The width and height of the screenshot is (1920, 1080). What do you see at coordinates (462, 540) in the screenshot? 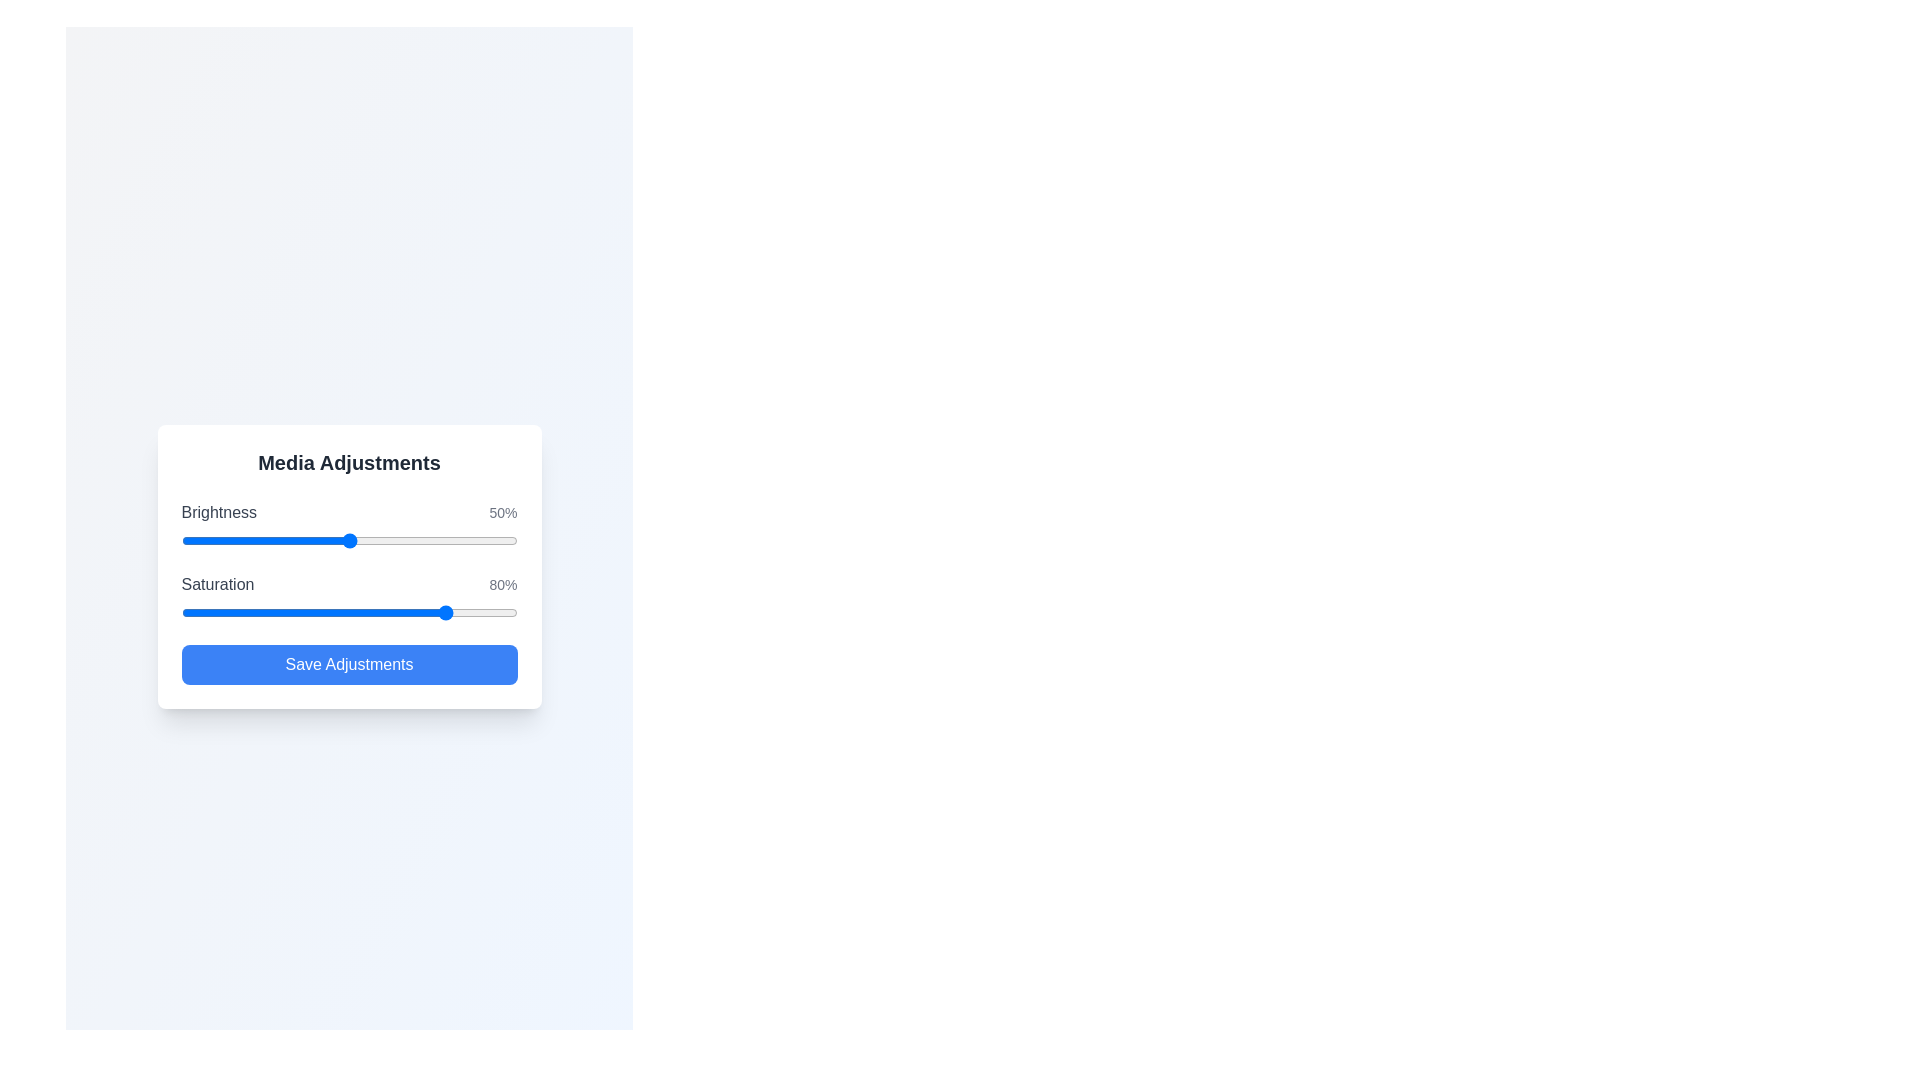
I see `the brightness slider to 84%` at bounding box center [462, 540].